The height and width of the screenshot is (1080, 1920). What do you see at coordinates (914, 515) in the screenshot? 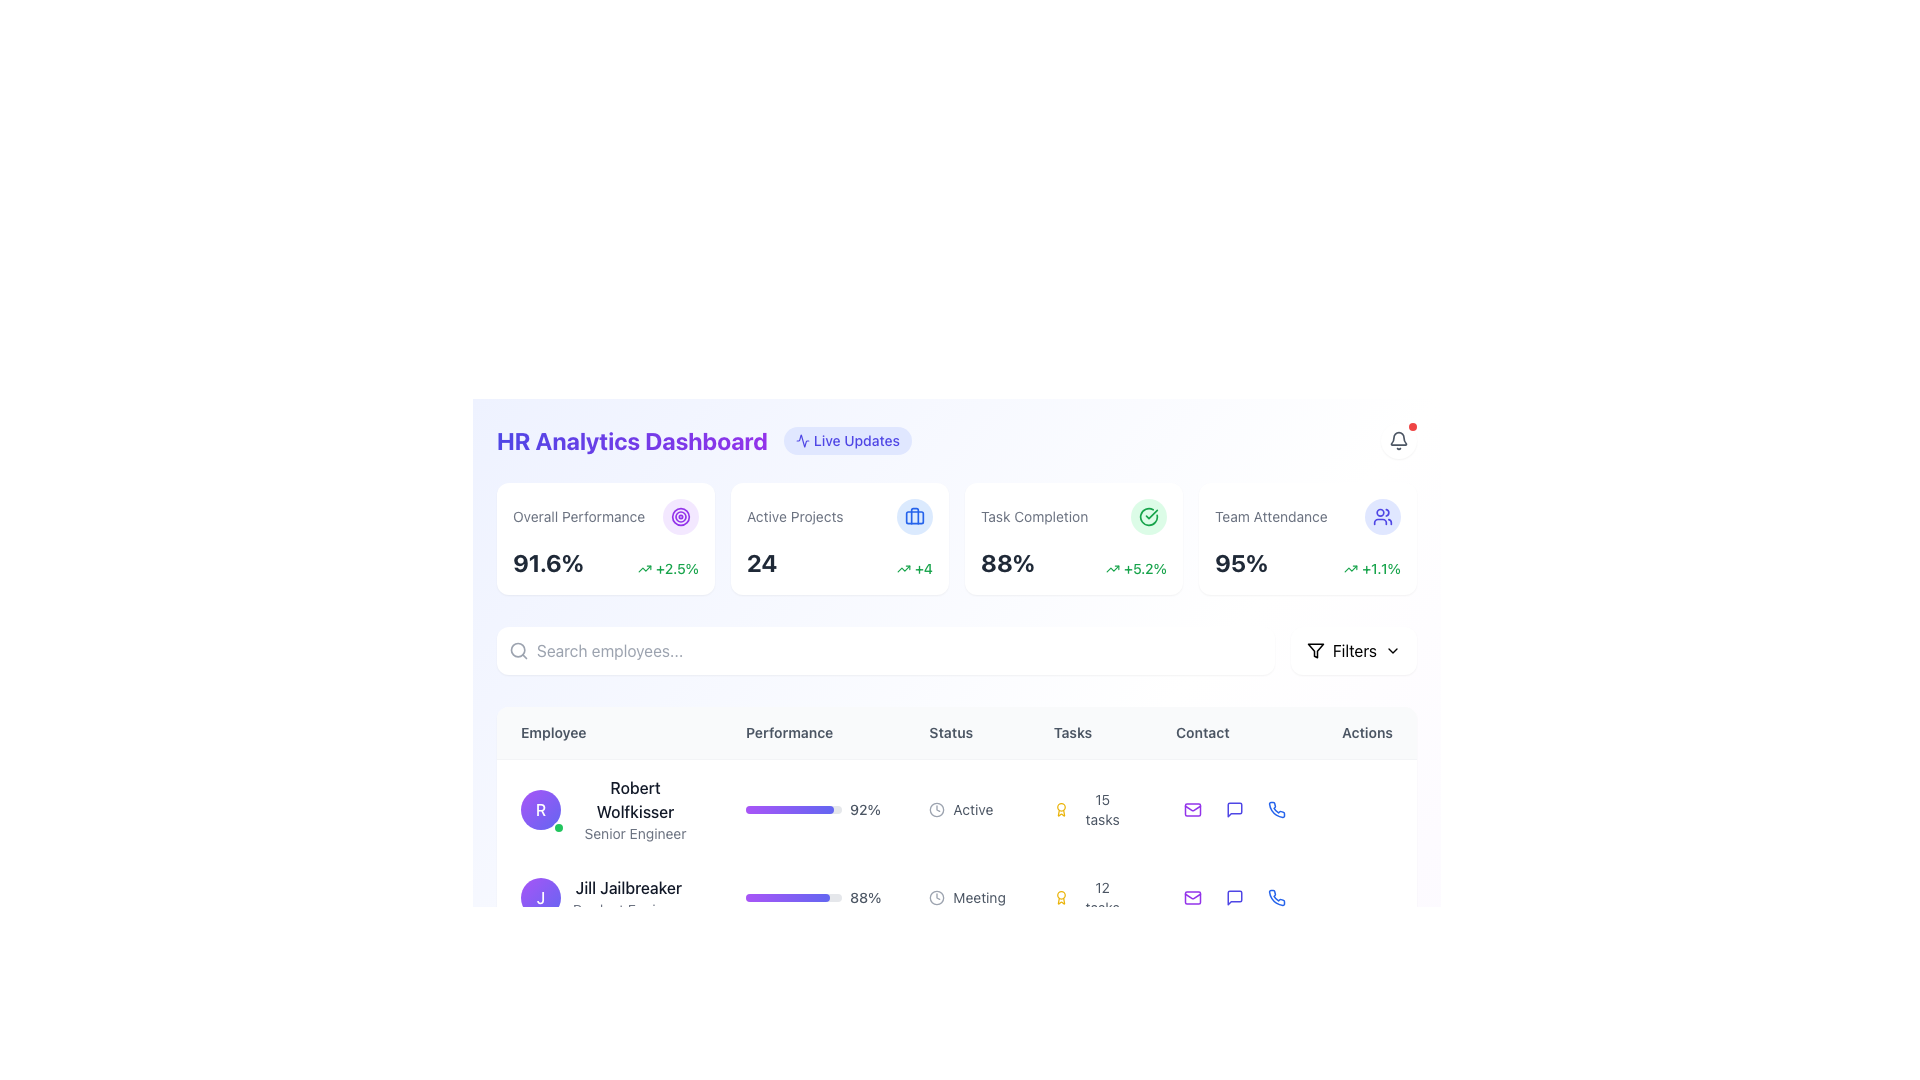
I see `the rectangle with rounded corners that is part of the briefcase icon located in the top-right corner of the interface` at bounding box center [914, 515].